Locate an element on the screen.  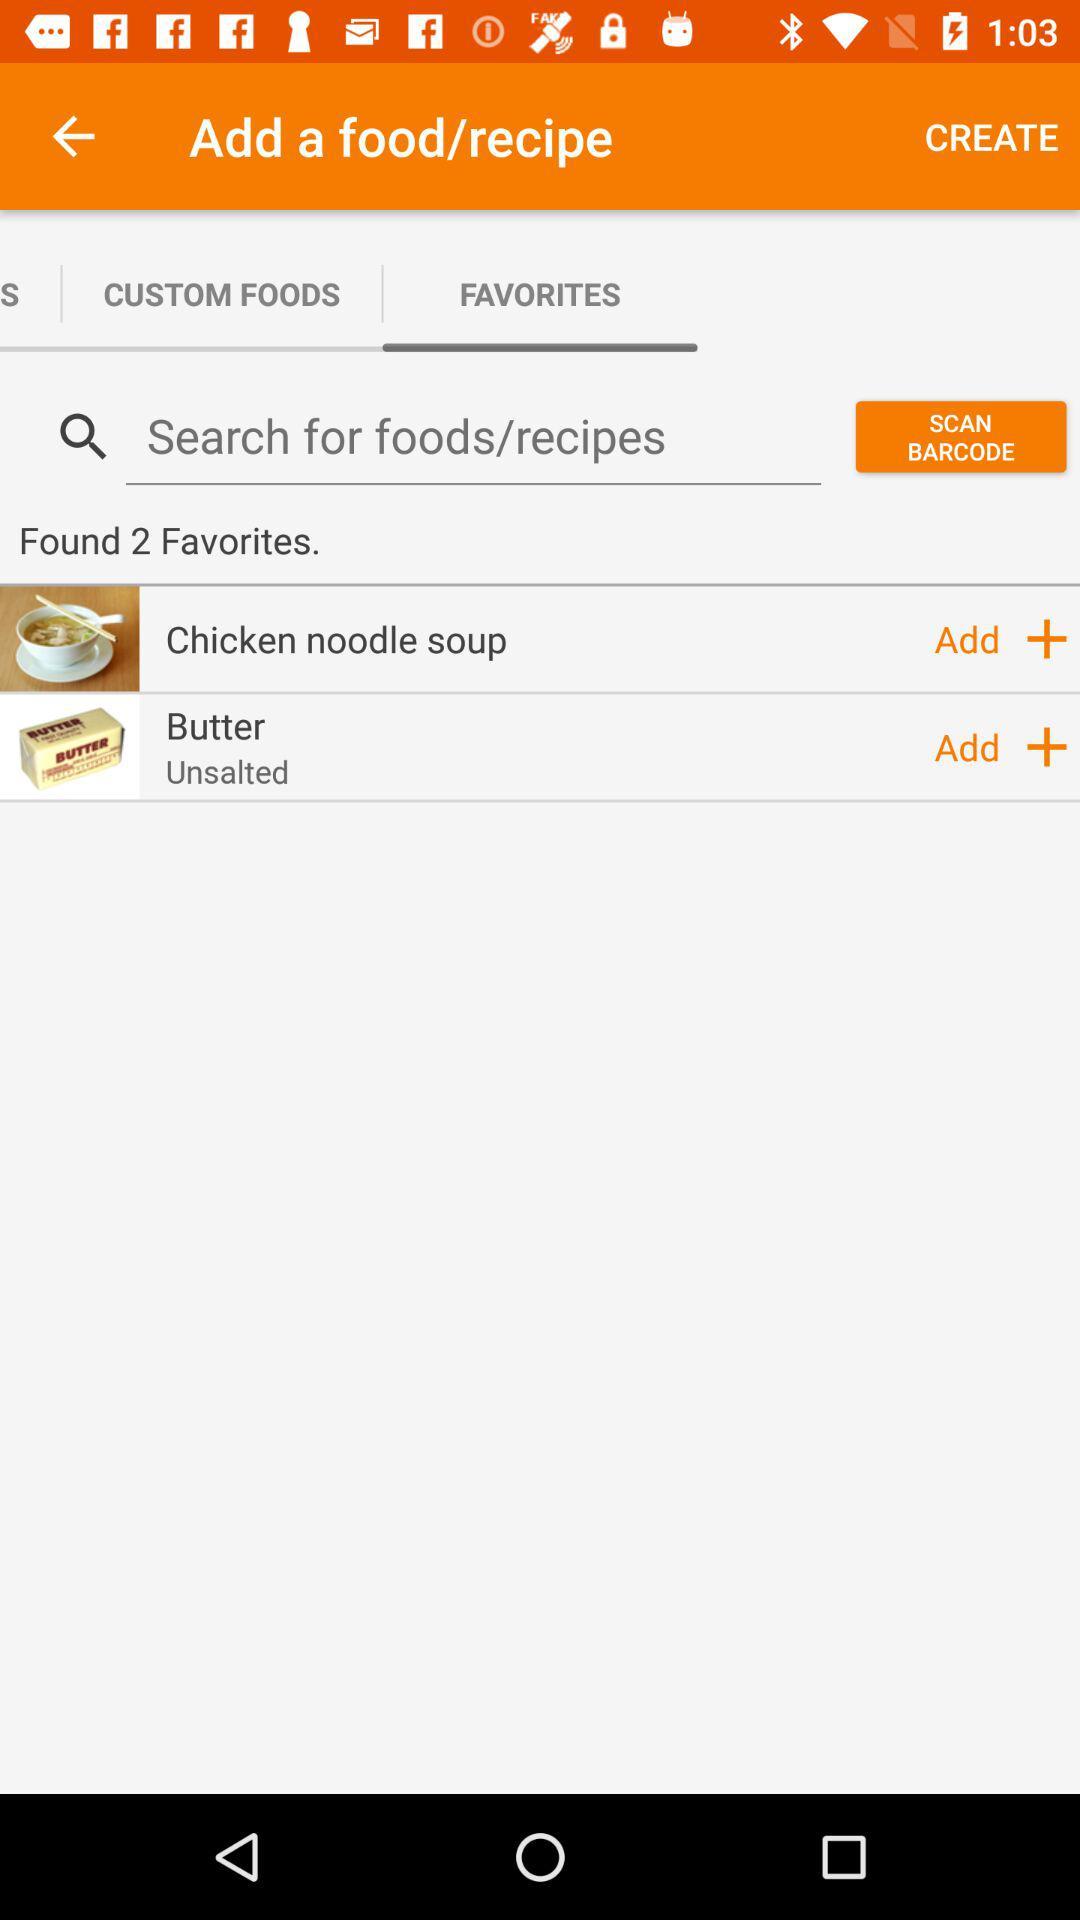
the icon to the left of add item is located at coordinates (226, 770).